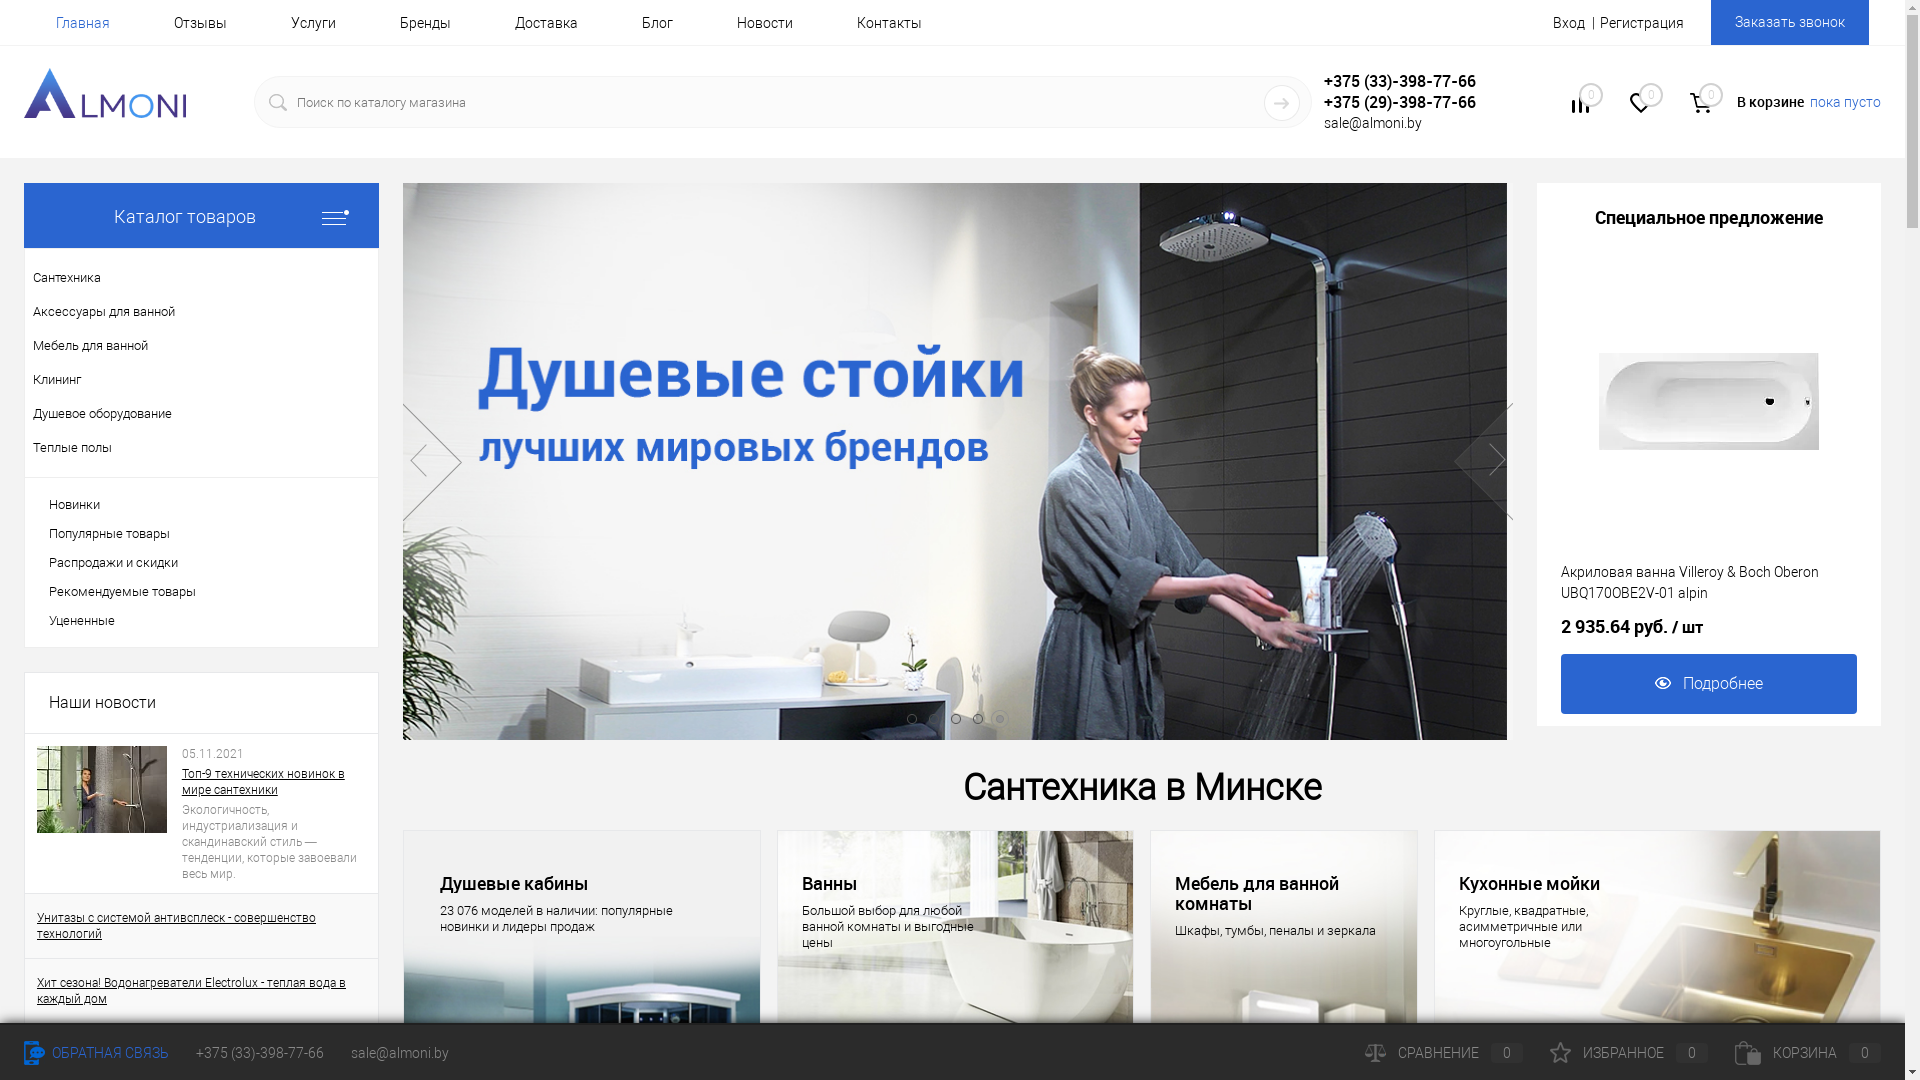 The image size is (1920, 1080). Describe the element at coordinates (1641, 105) in the screenshot. I see `'0'` at that location.